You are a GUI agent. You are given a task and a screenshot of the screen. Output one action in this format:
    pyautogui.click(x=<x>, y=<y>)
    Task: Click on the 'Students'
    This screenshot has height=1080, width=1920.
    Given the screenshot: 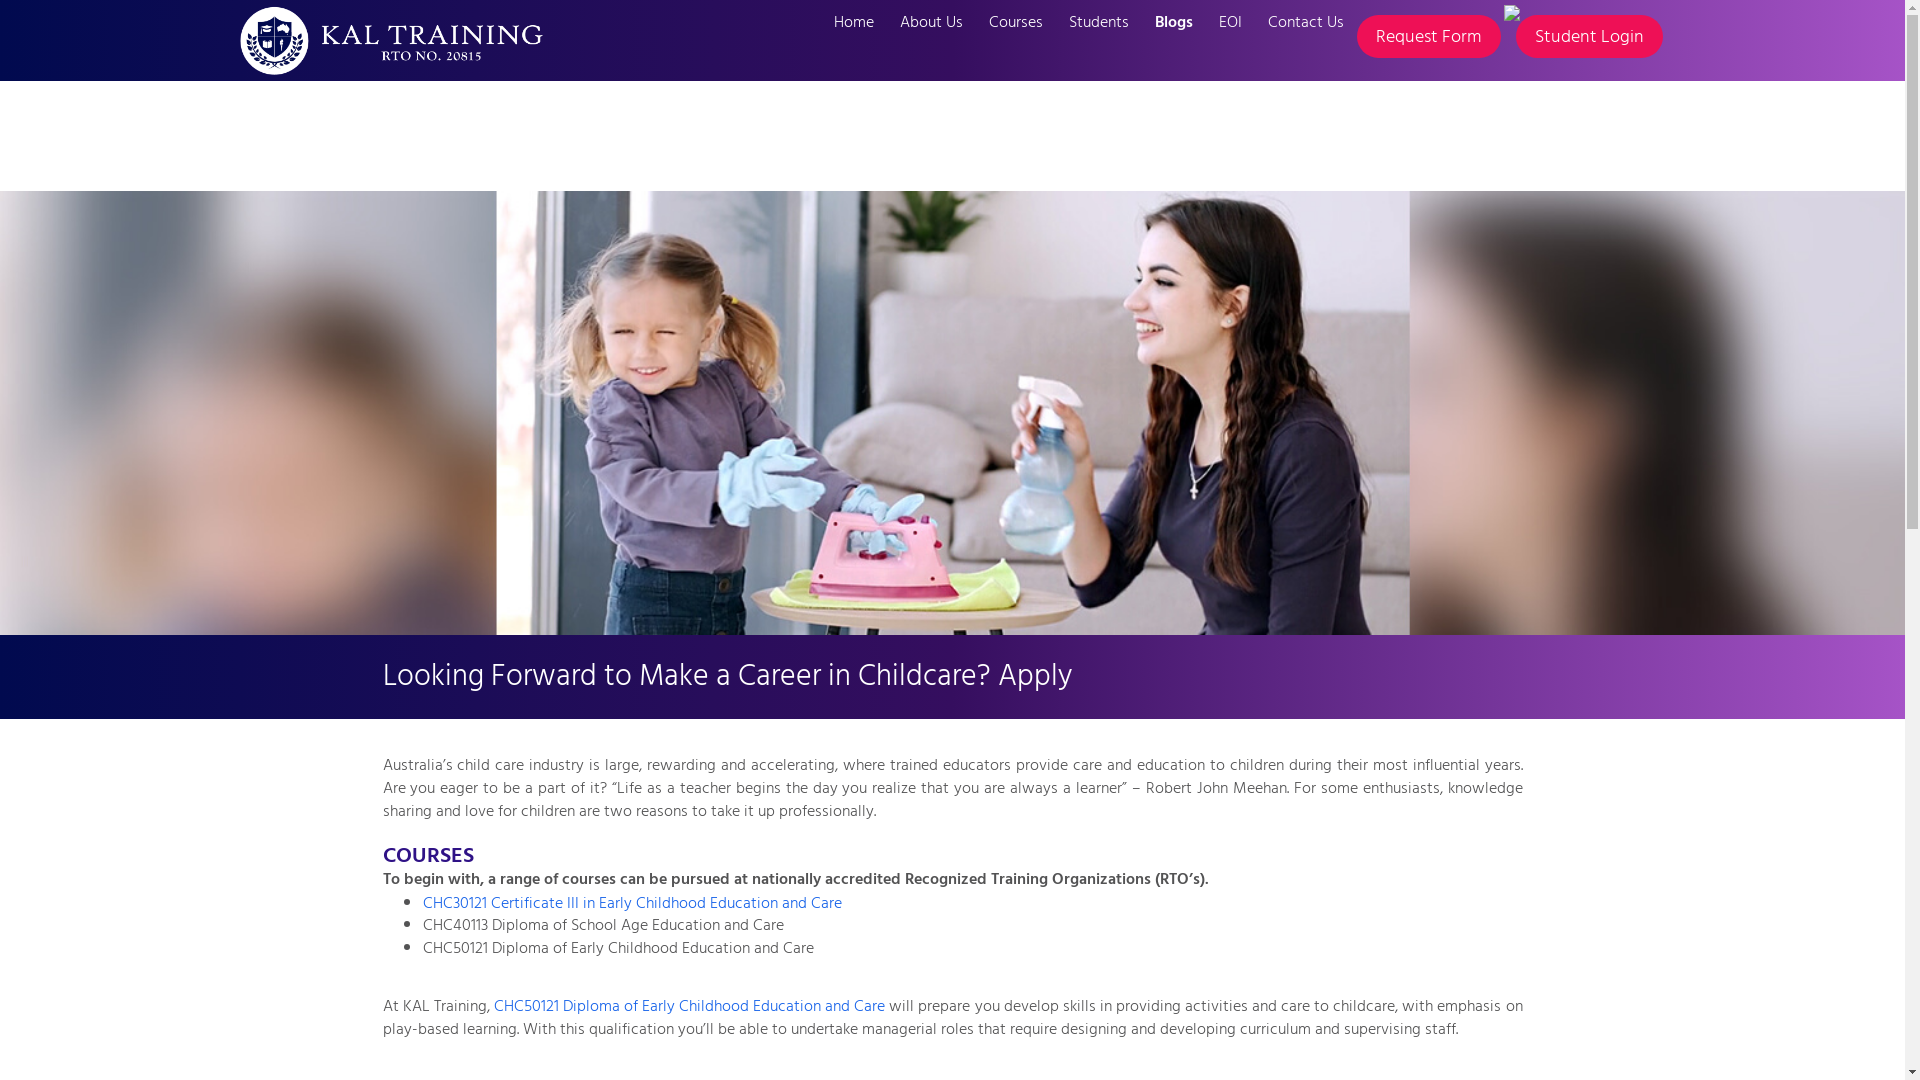 What is the action you would take?
    pyautogui.click(x=1098, y=22)
    